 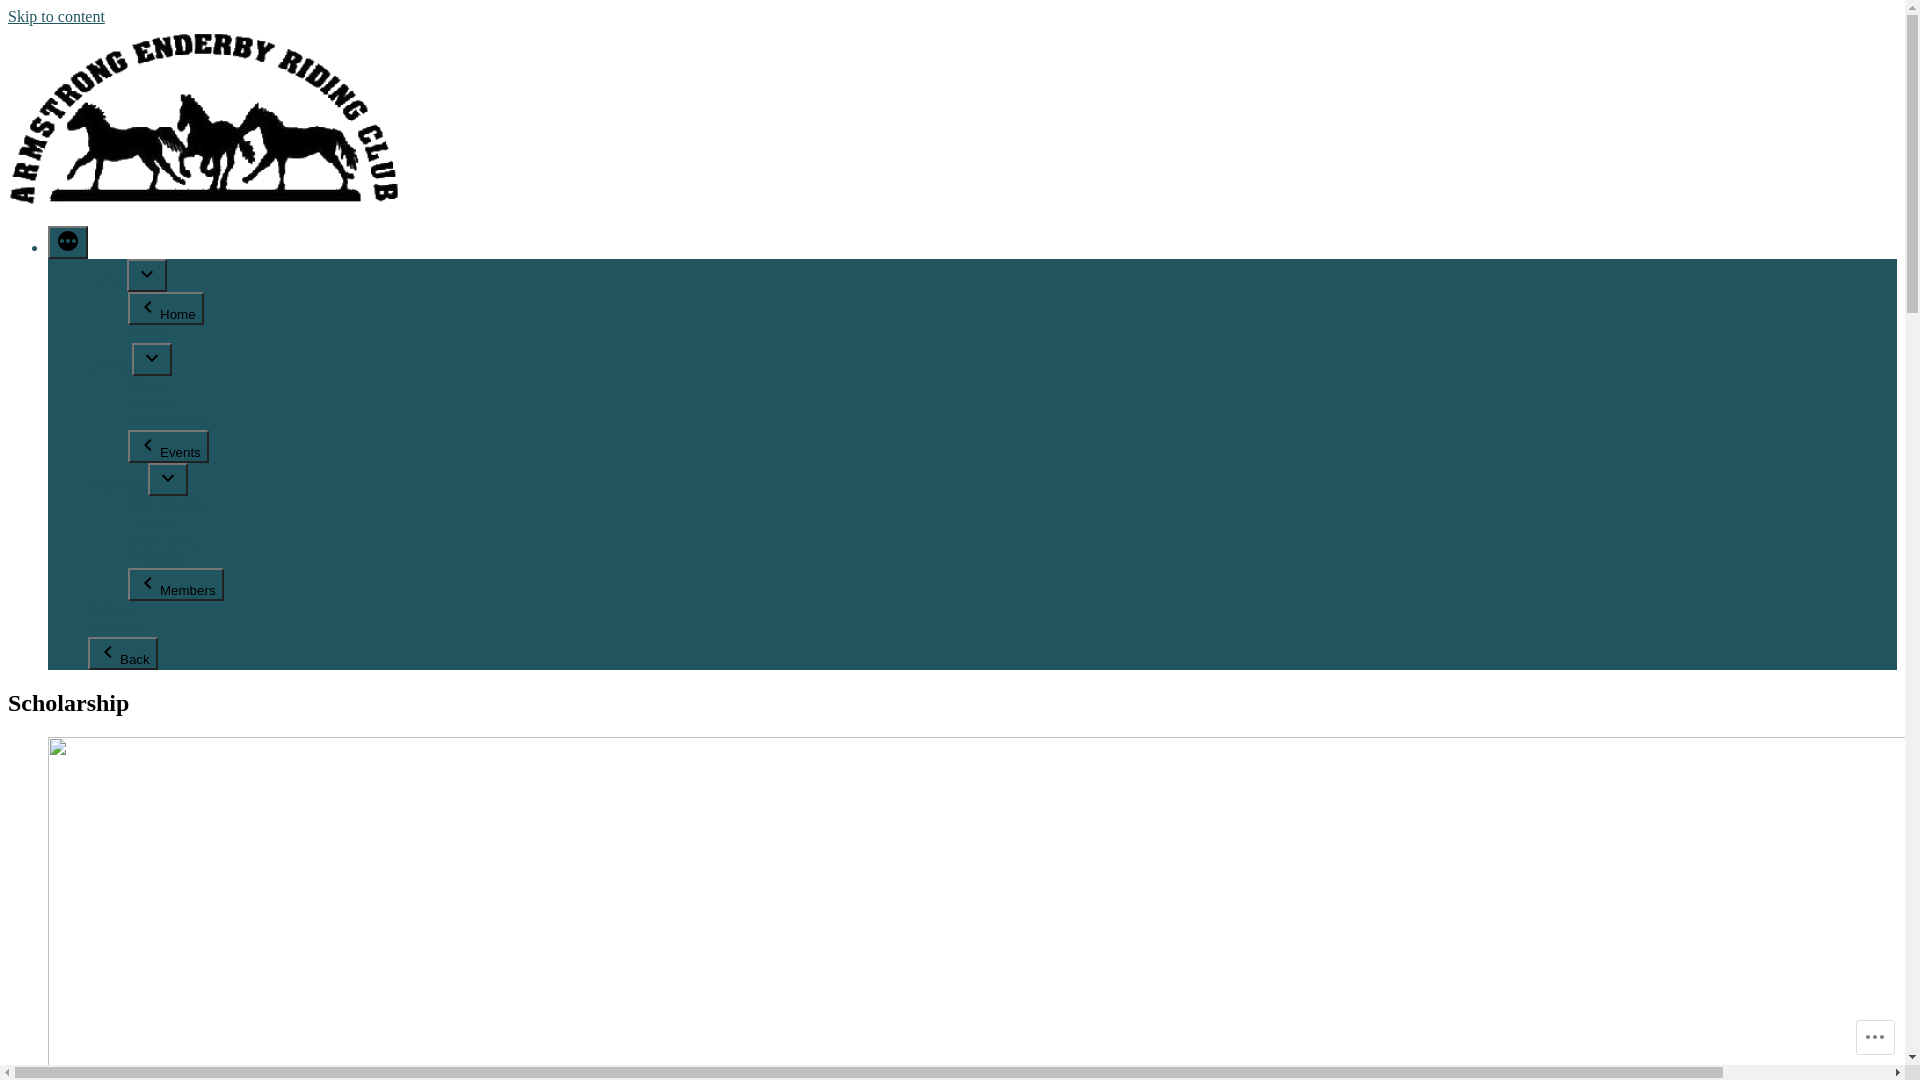 I want to click on 'Sponsorship', so click(x=167, y=419).